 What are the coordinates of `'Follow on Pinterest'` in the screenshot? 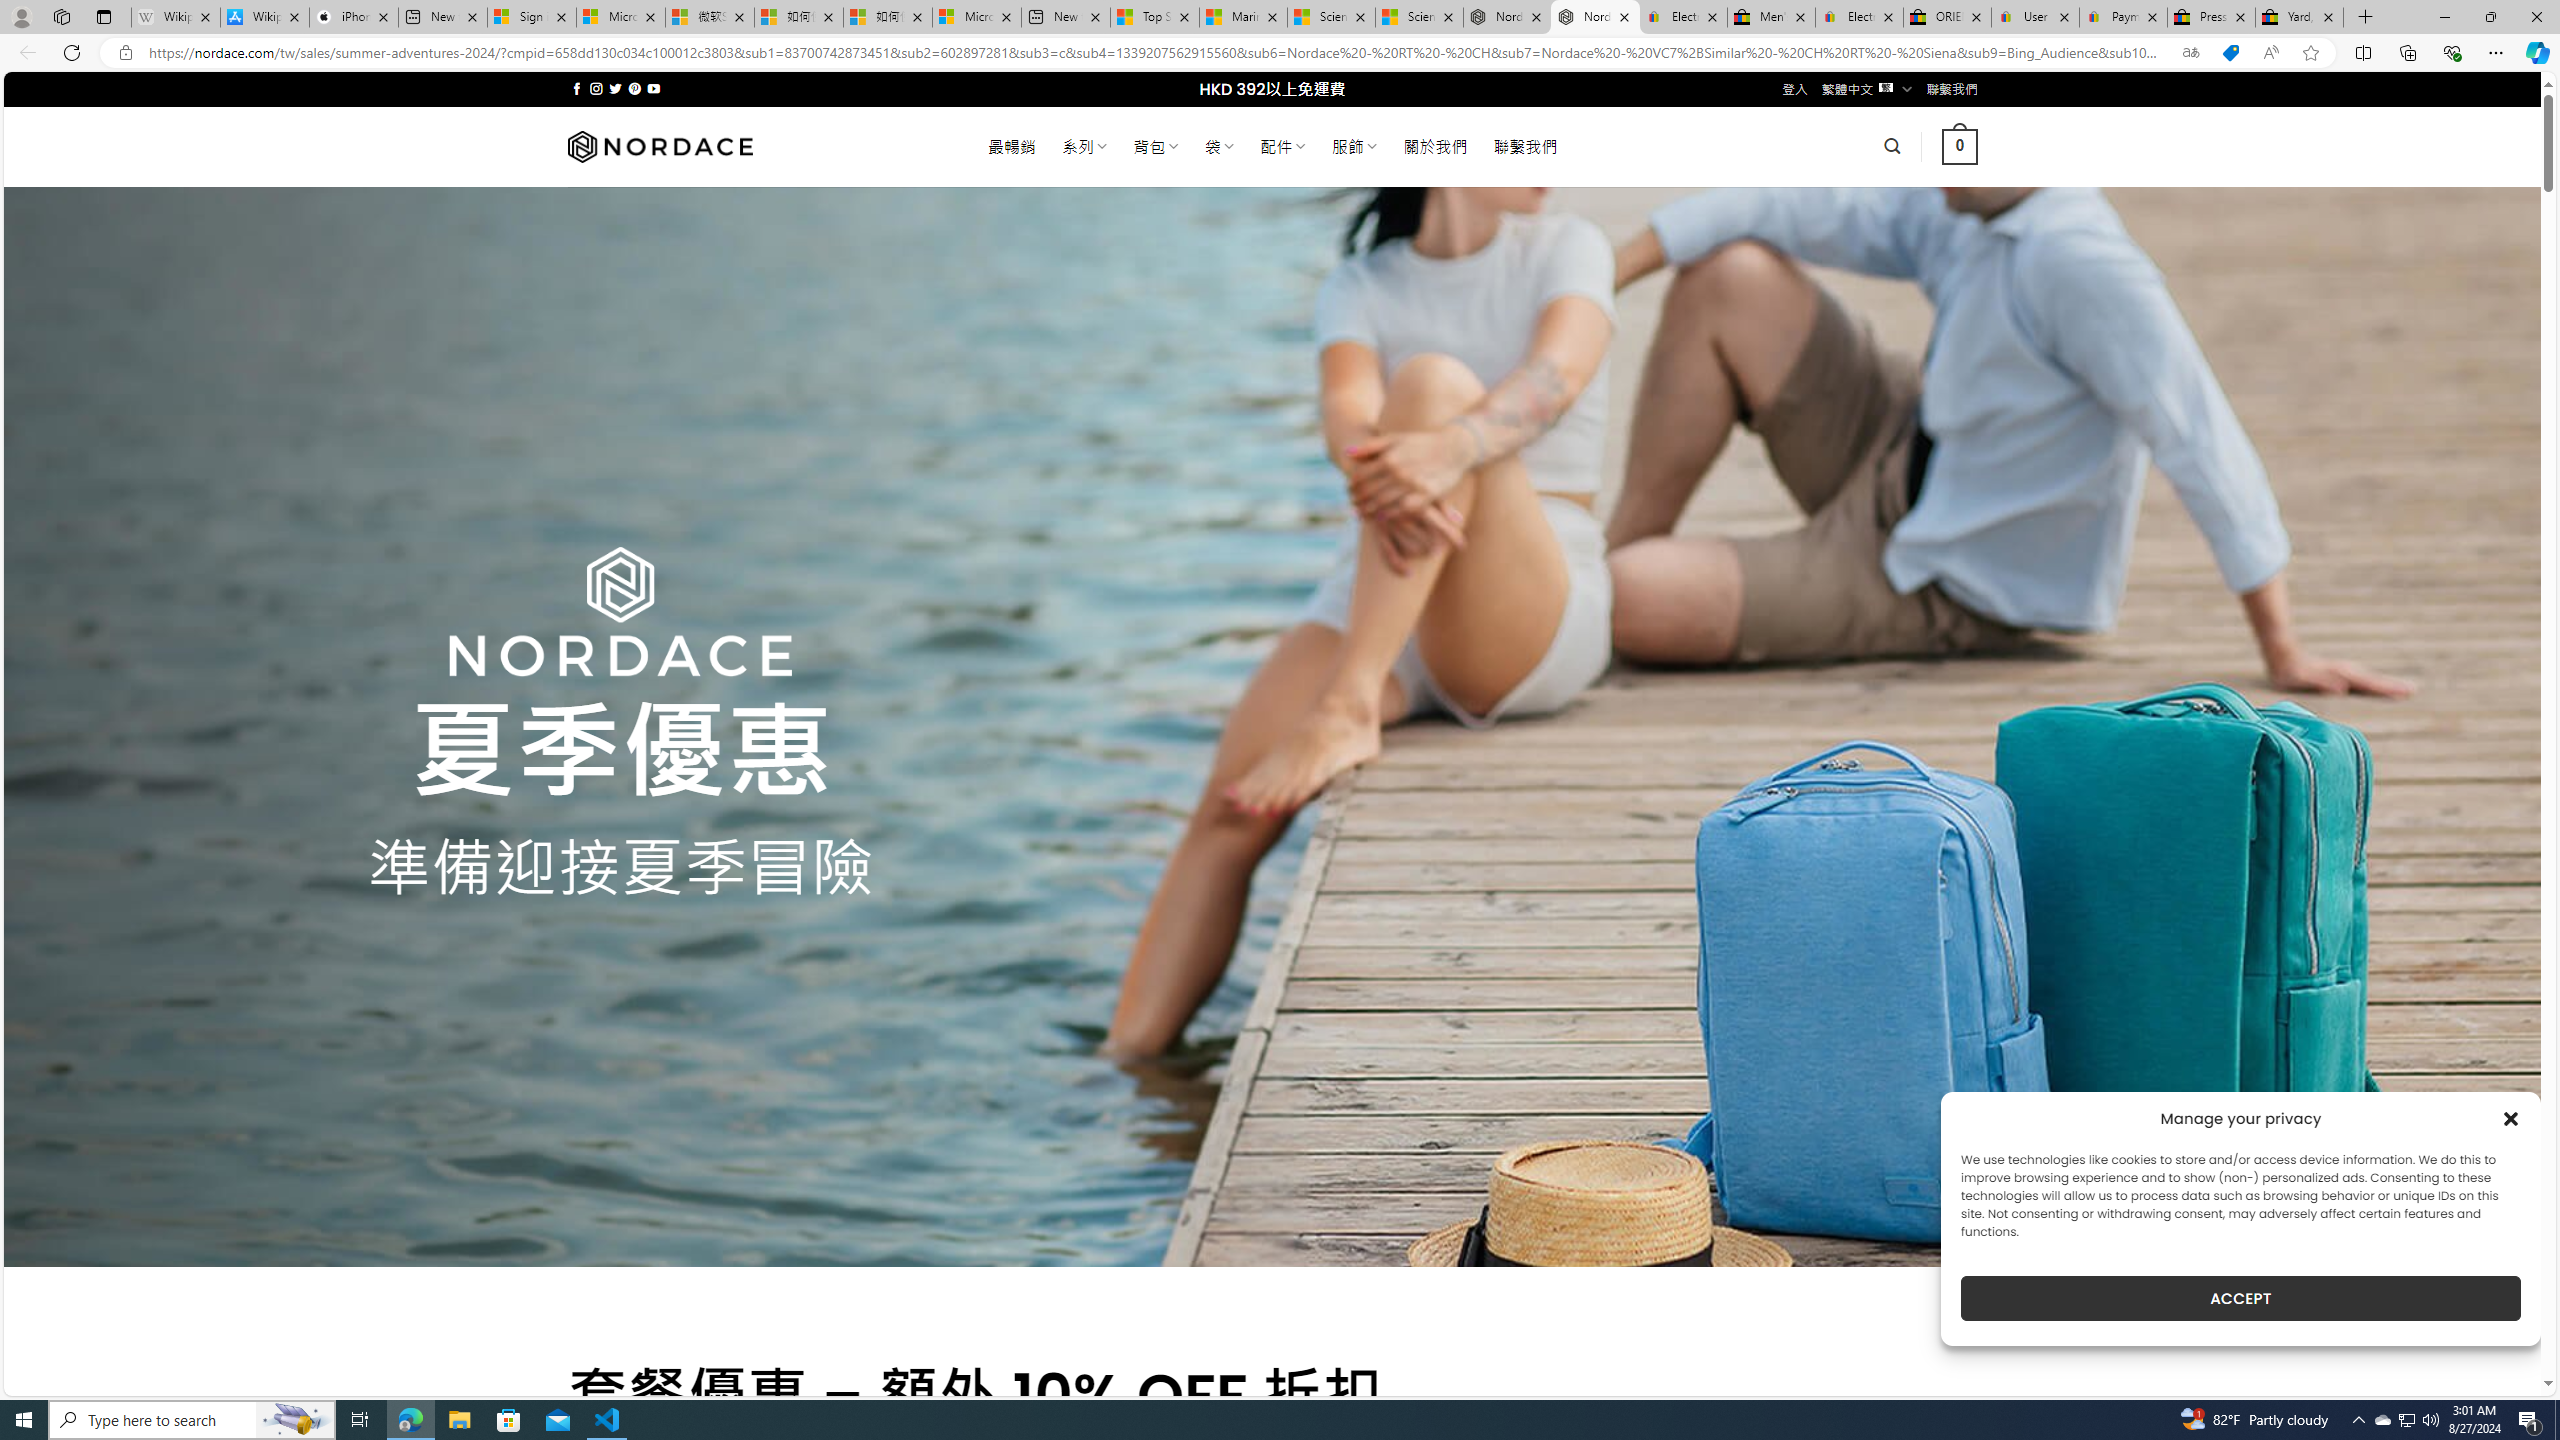 It's located at (632, 88).